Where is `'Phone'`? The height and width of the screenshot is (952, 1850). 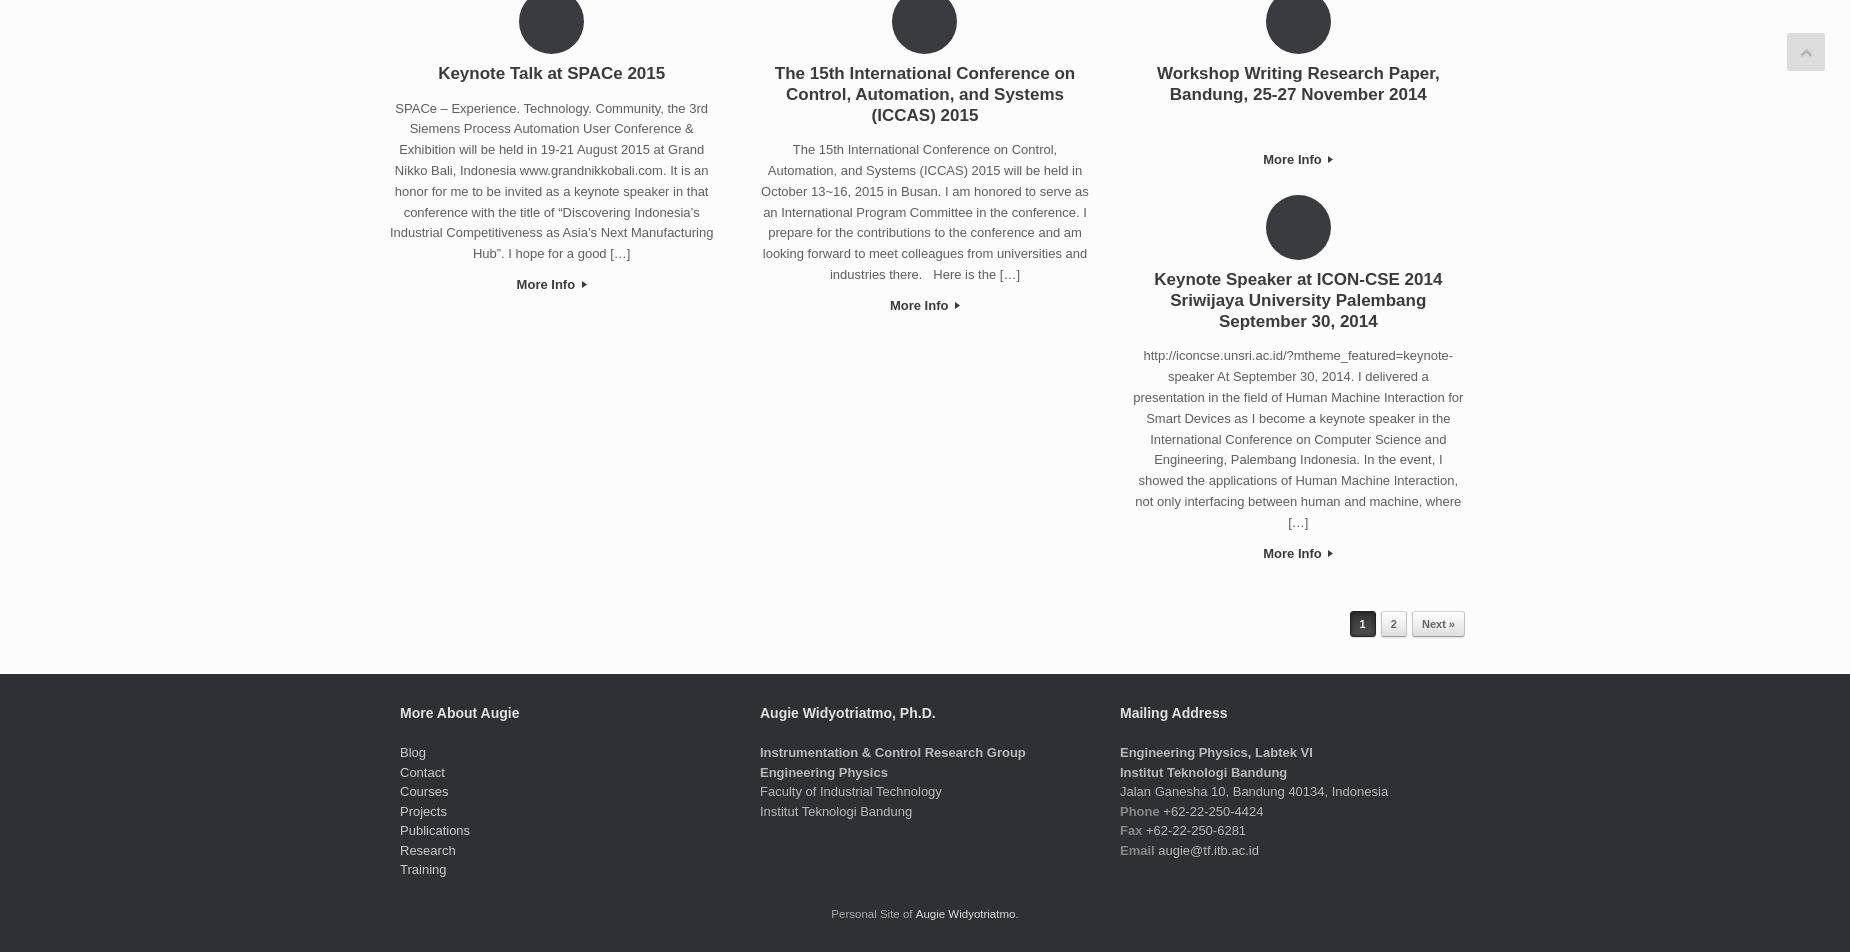
'Phone' is located at coordinates (1138, 810).